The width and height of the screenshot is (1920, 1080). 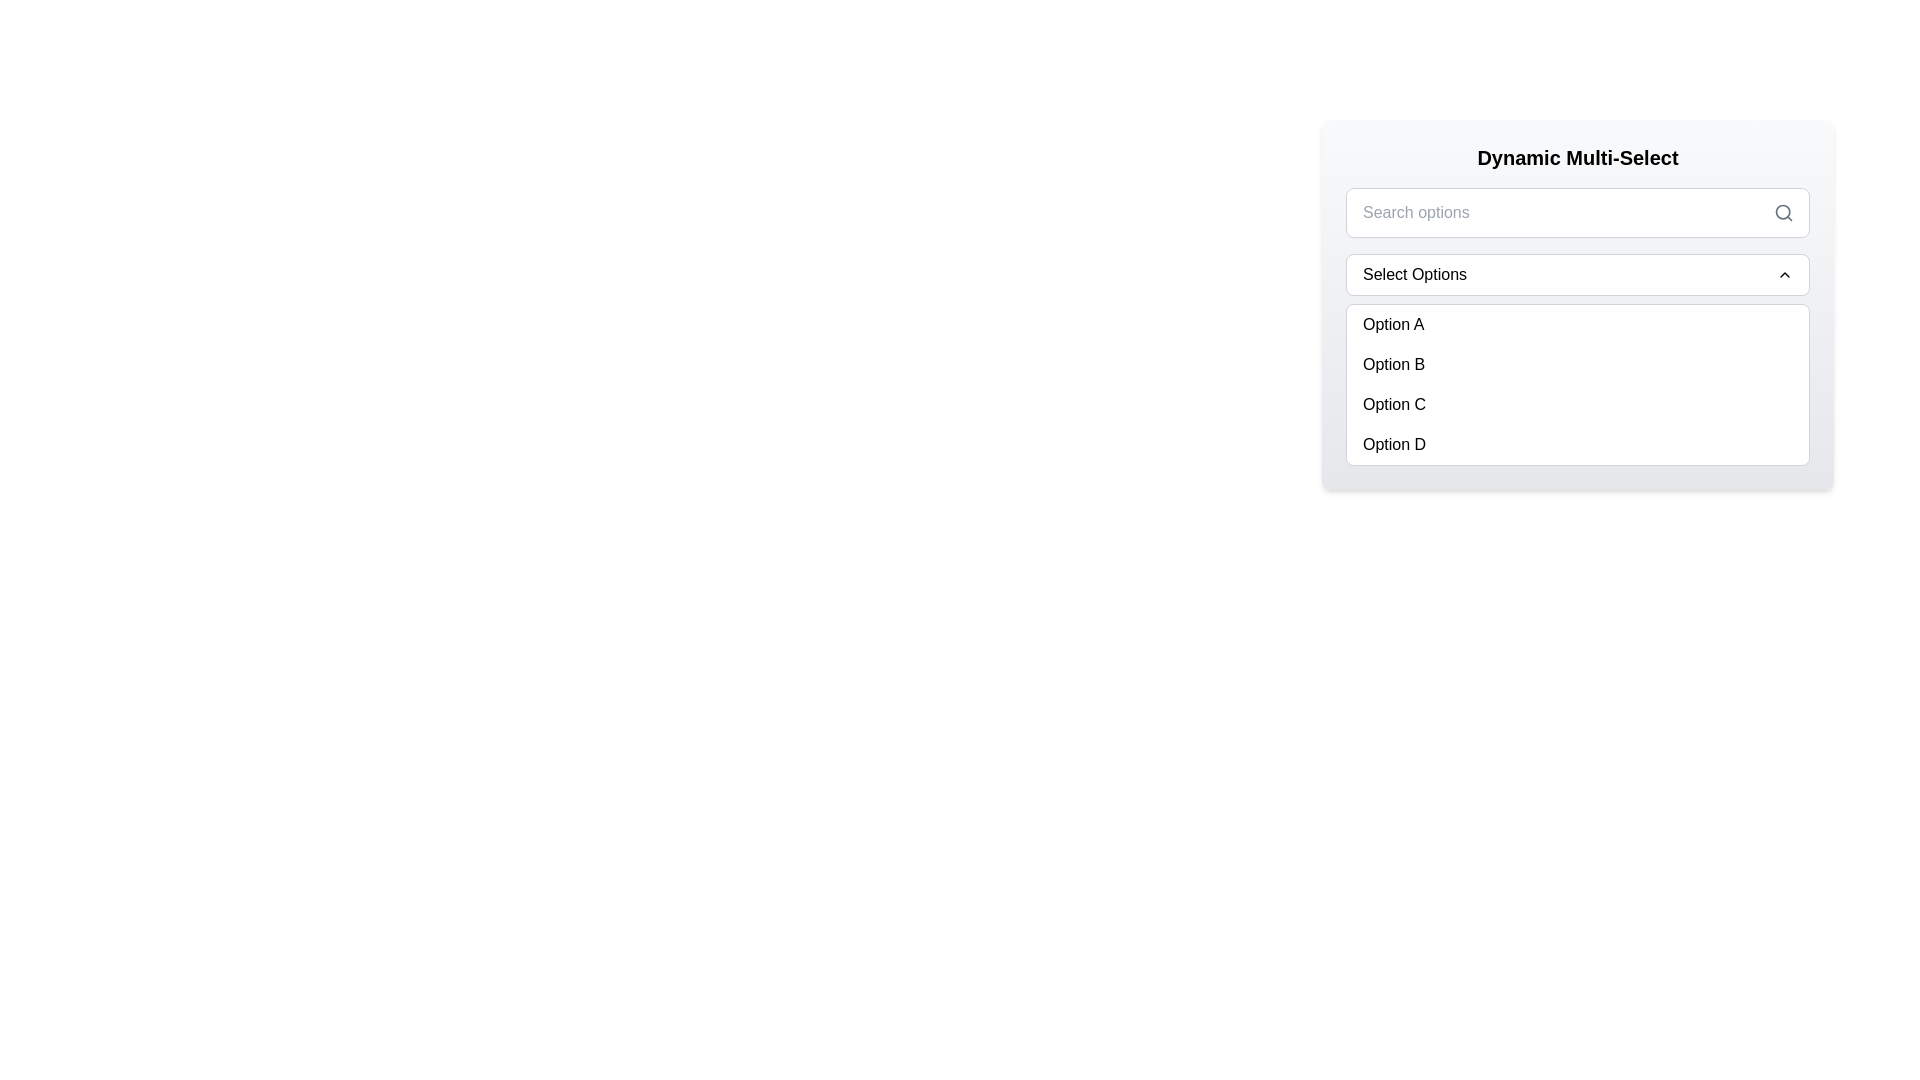 What do you see at coordinates (1577, 443) in the screenshot?
I see `details or styles of the clickable list item labeled 'Option D' in the dropdown menu, which is the fourth option with a white background and bold black text` at bounding box center [1577, 443].